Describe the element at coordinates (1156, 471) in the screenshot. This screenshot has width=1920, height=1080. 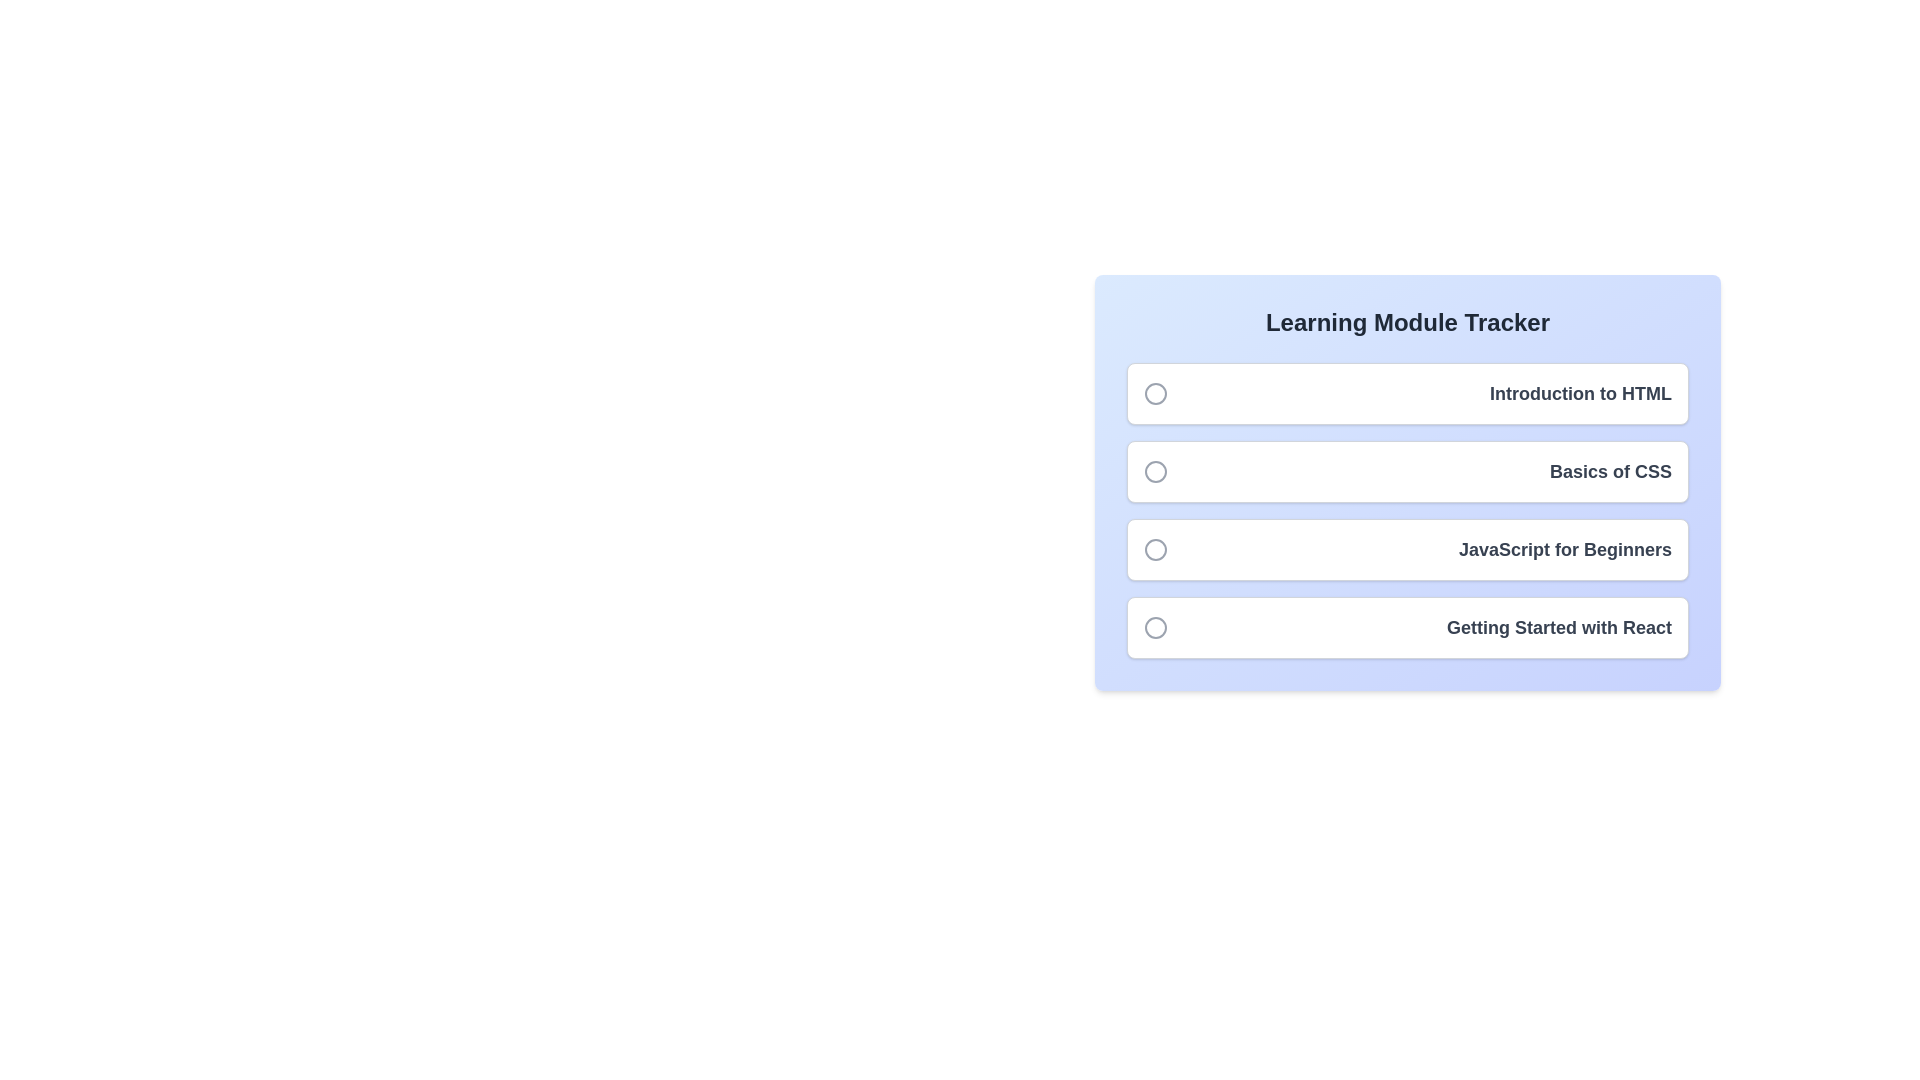
I see `the interactive radio button for 'Basics of CSS'` at that location.